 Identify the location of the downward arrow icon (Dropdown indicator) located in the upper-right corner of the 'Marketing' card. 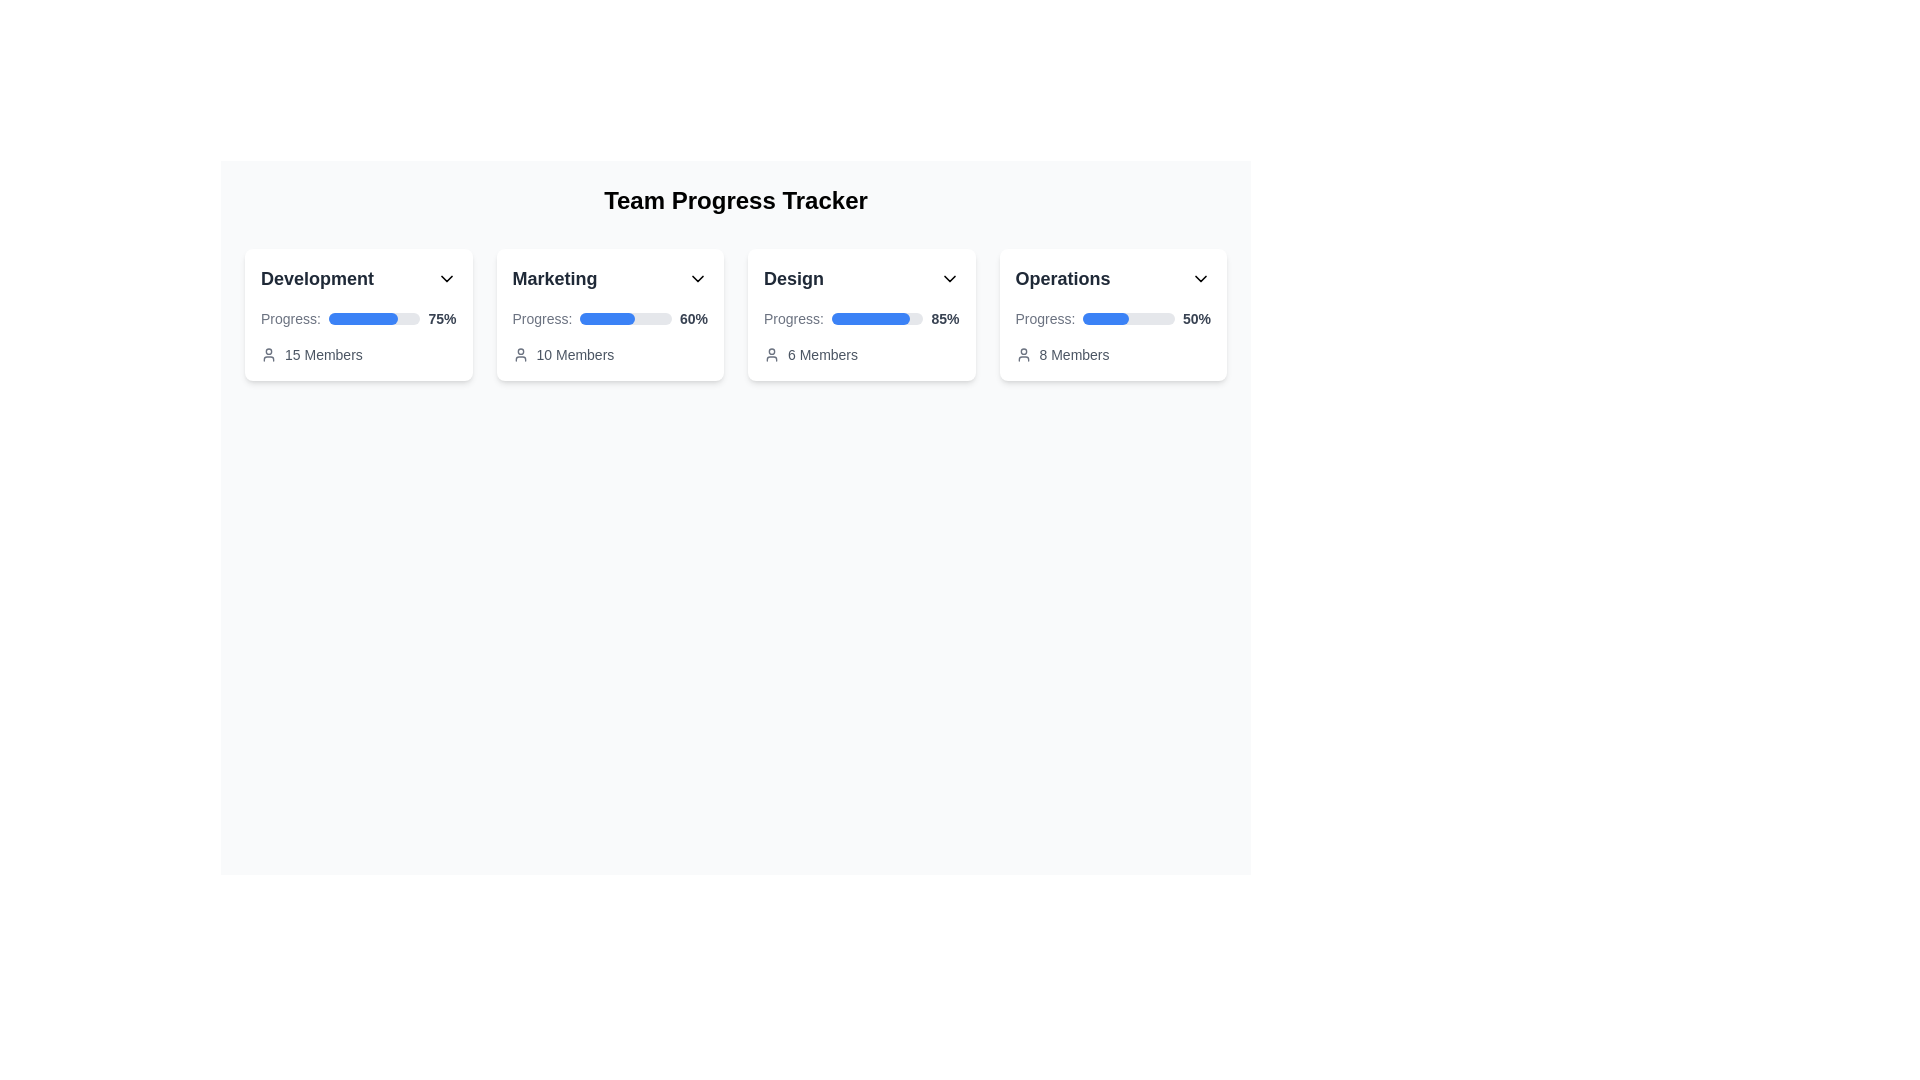
(697, 278).